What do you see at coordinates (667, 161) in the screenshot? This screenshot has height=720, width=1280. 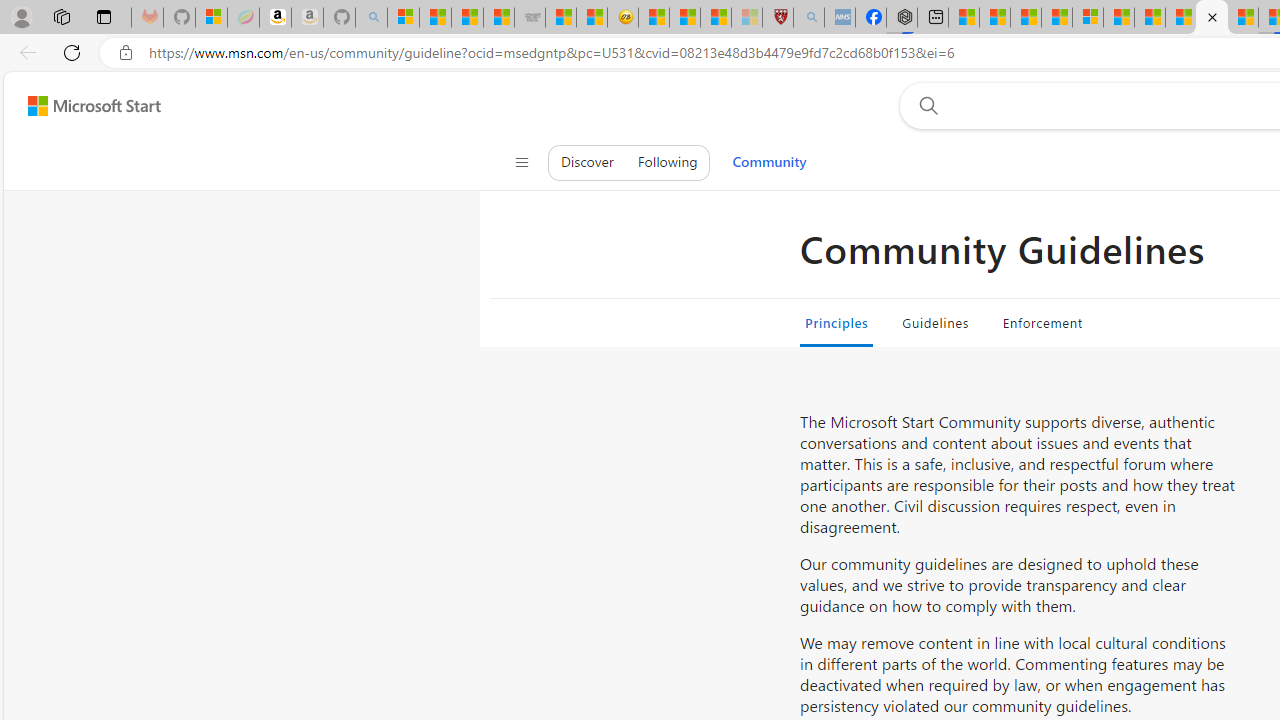 I see `'Following'` at bounding box center [667, 161].